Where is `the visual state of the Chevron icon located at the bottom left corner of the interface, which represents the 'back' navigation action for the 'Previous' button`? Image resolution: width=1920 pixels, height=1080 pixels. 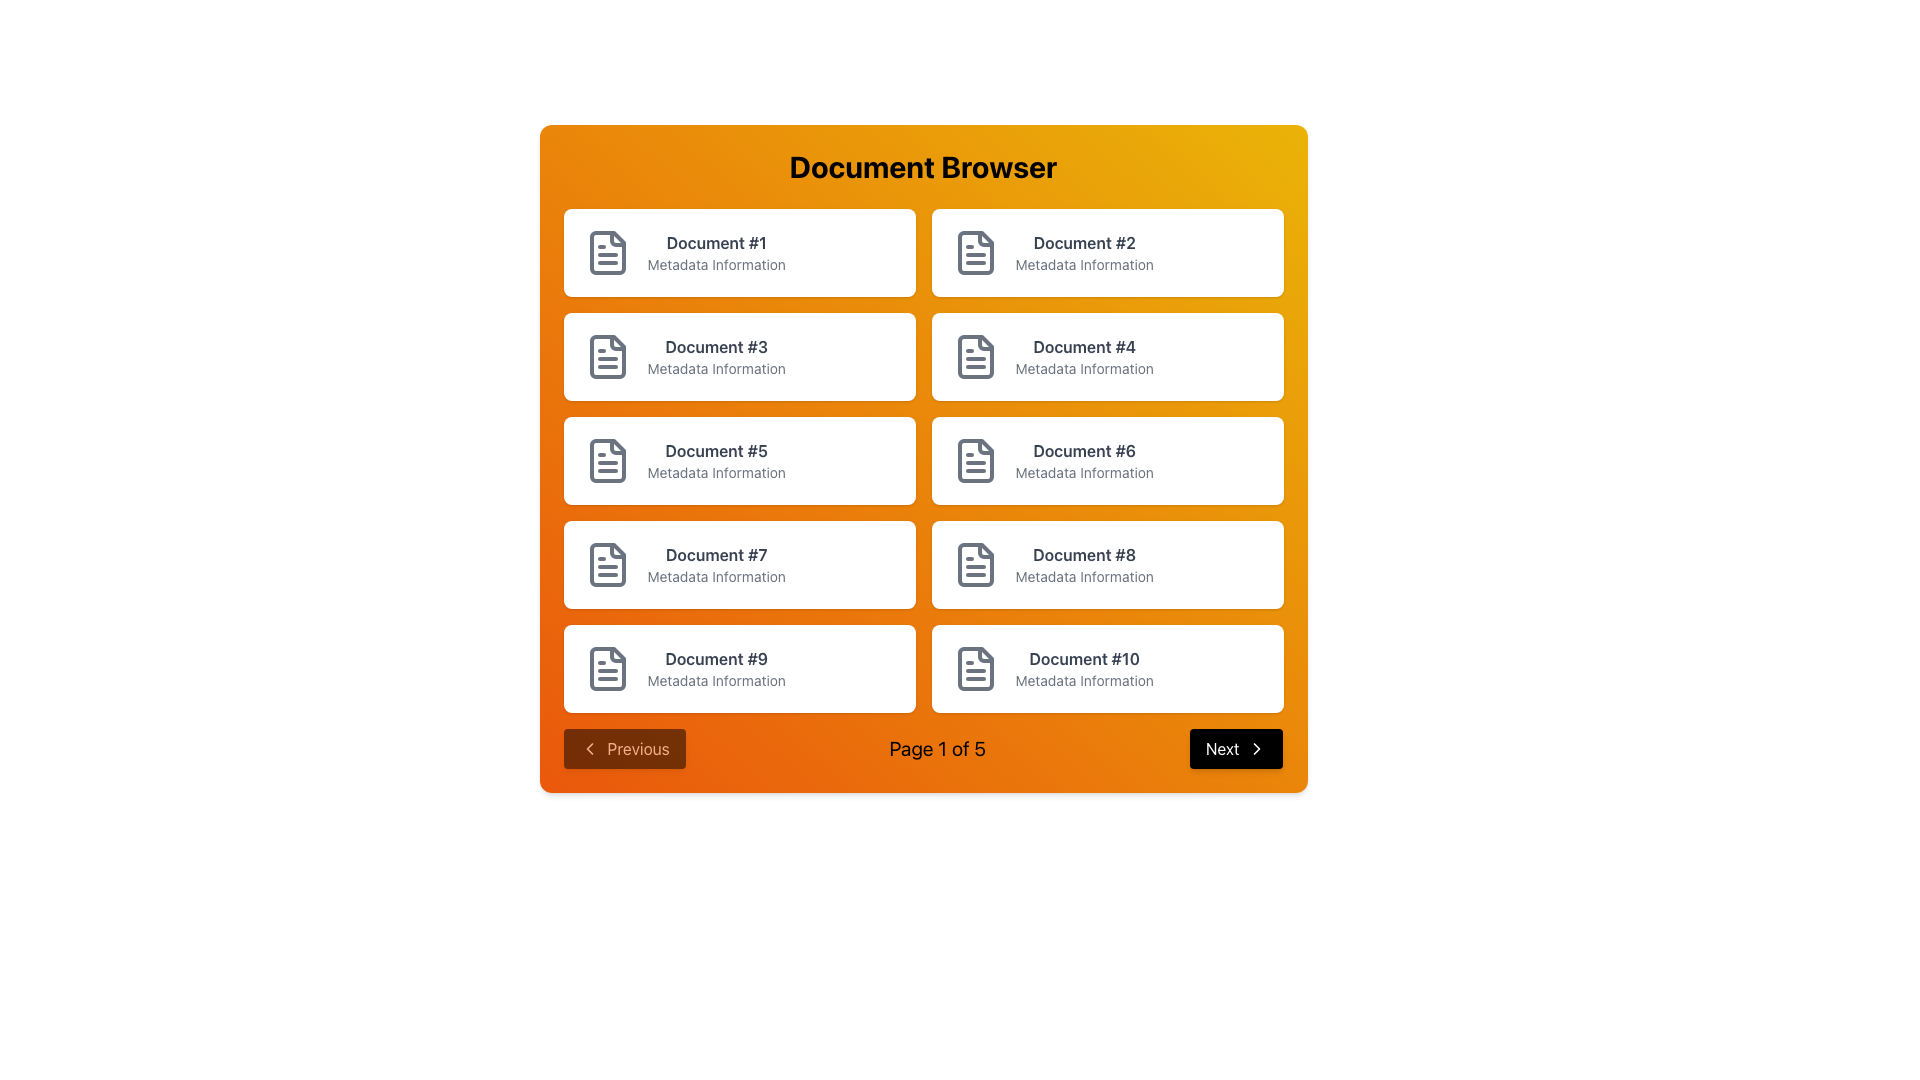 the visual state of the Chevron icon located at the bottom left corner of the interface, which represents the 'back' navigation action for the 'Previous' button is located at coordinates (588, 748).